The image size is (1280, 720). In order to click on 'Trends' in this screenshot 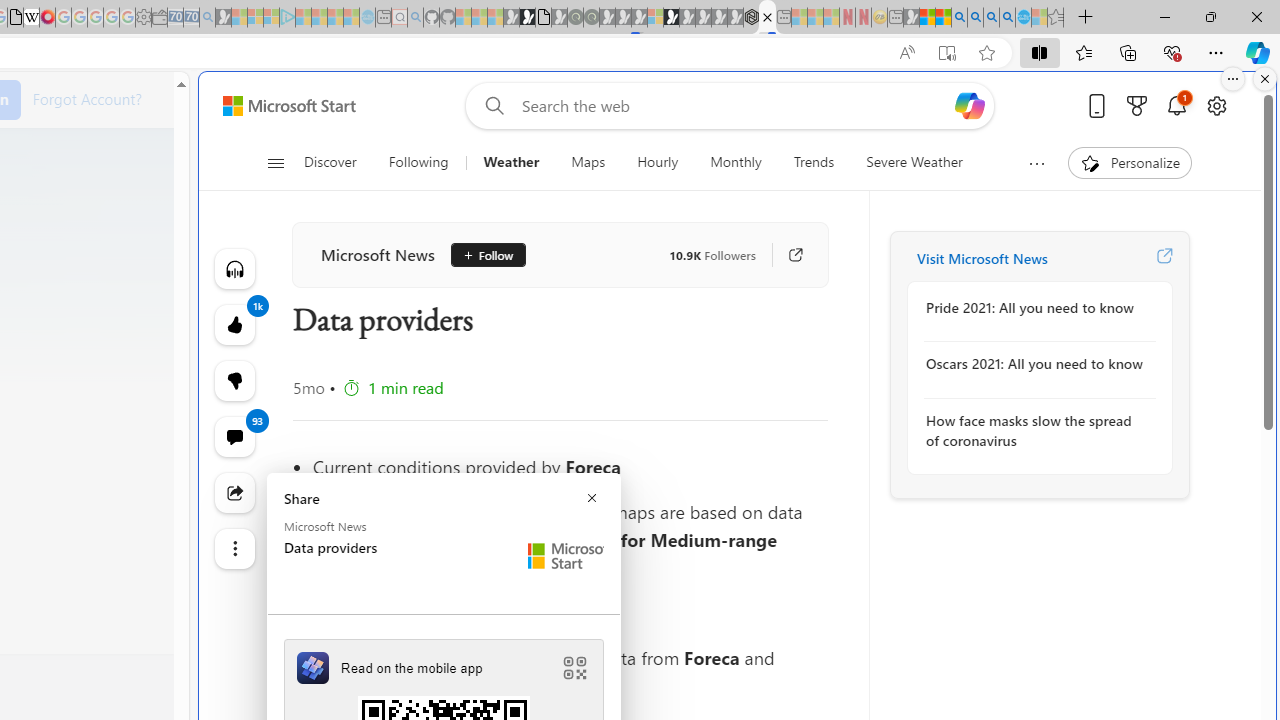, I will do `click(814, 162)`.